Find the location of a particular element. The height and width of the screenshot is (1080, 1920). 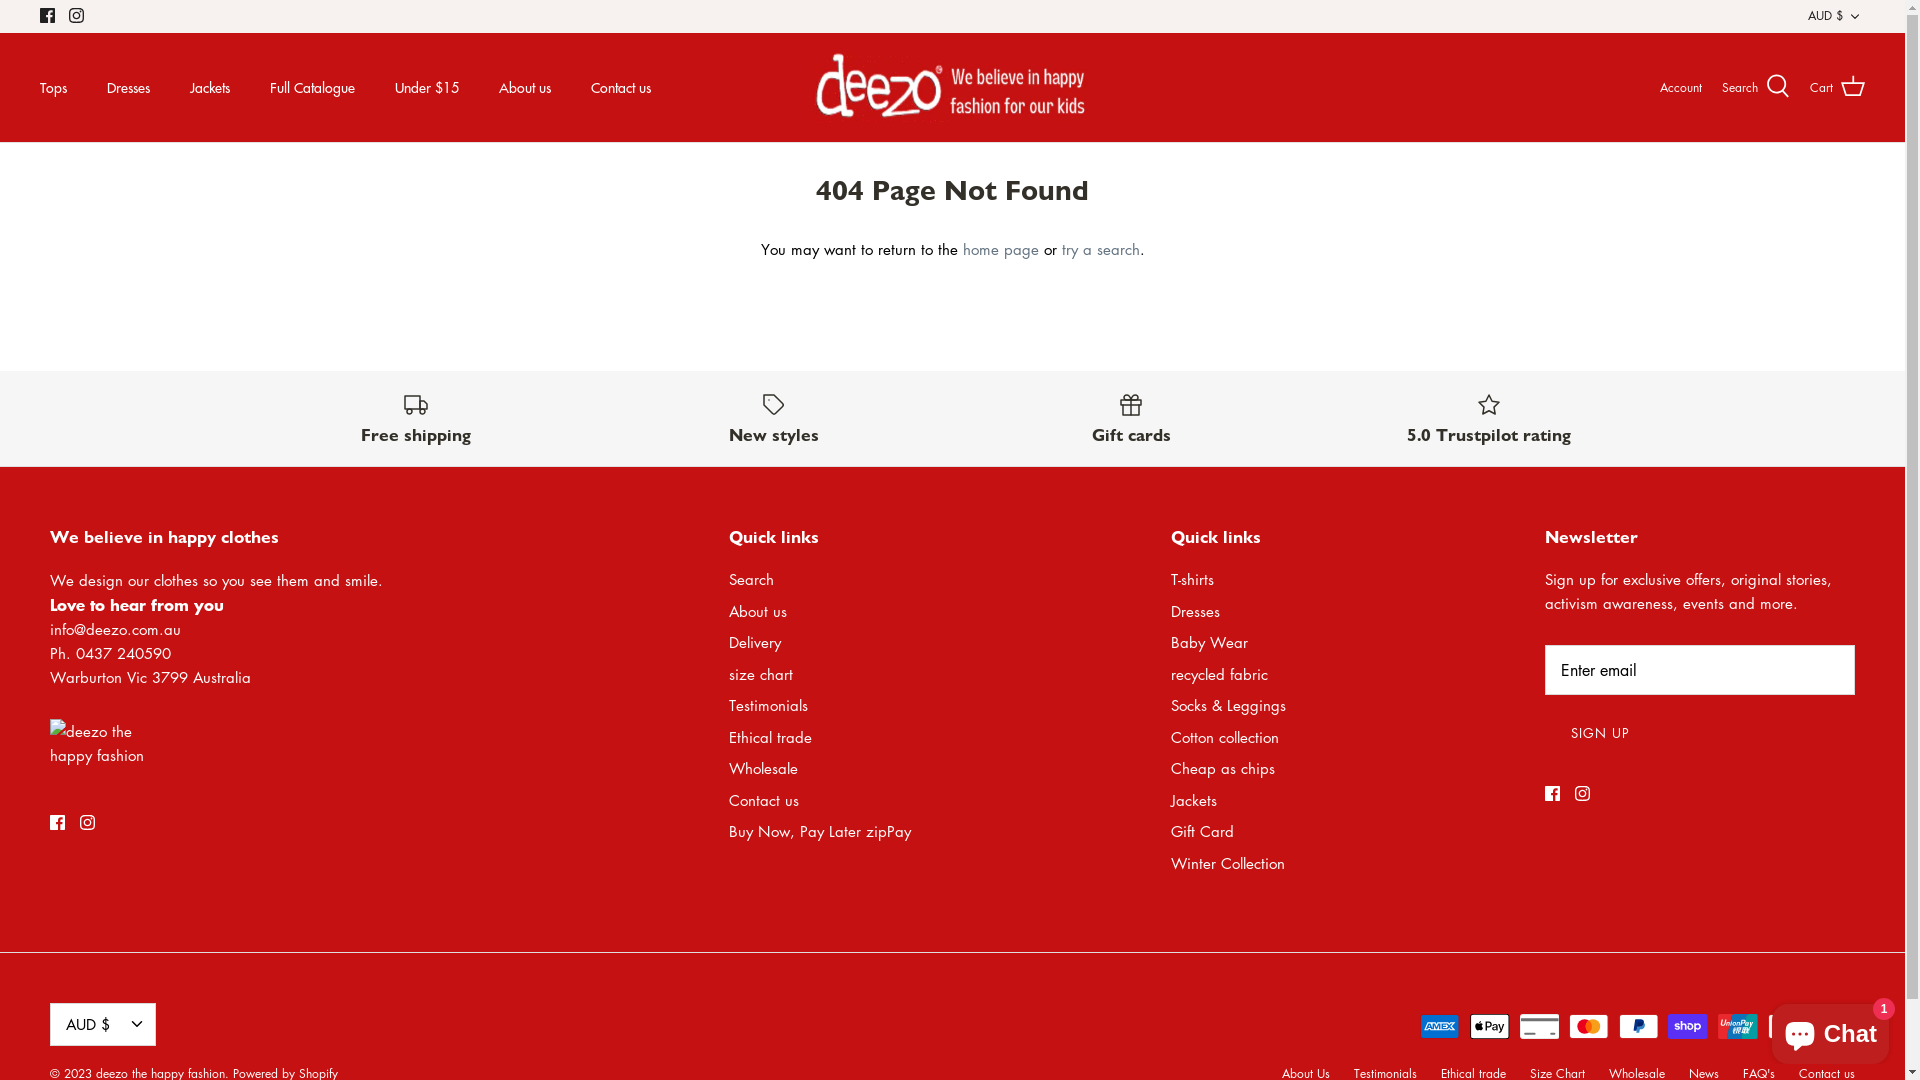

'Instagram' is located at coordinates (86, 822).